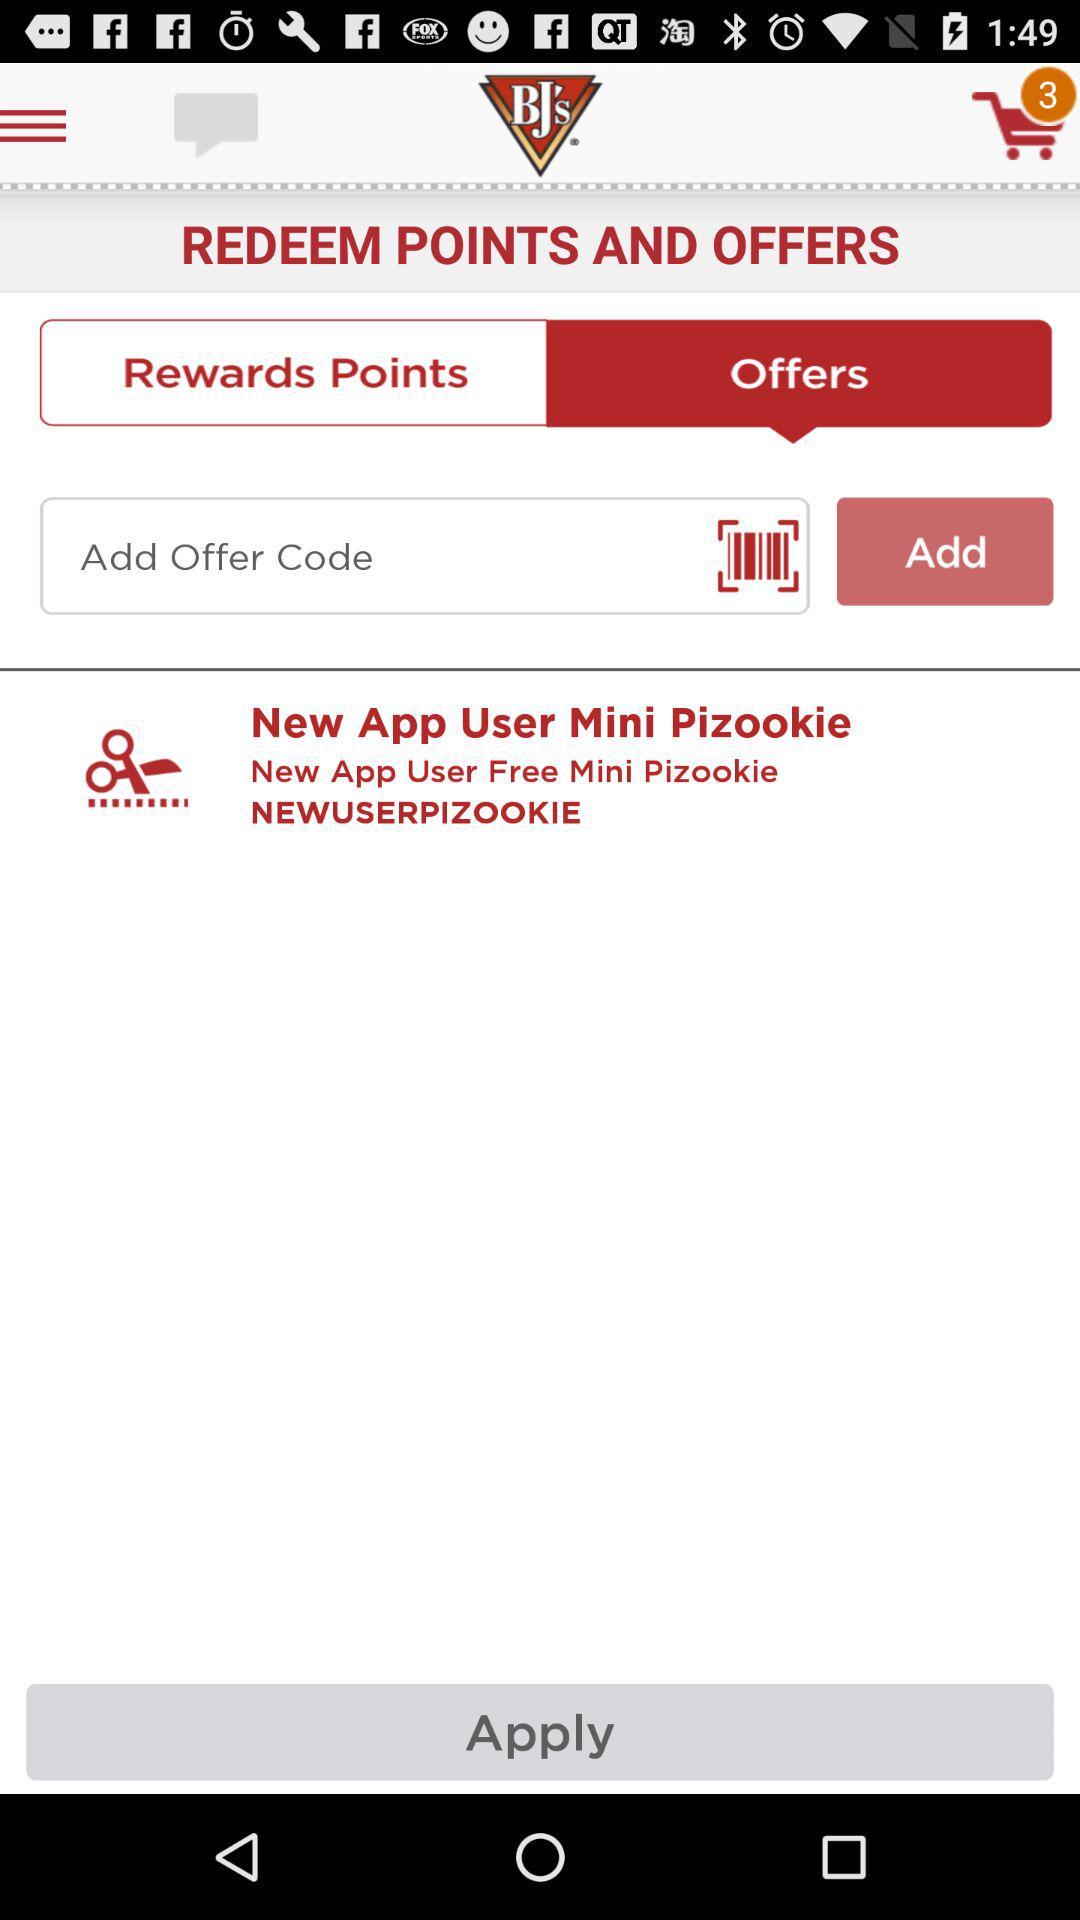 This screenshot has height=1920, width=1080. Describe the element at coordinates (799, 381) in the screenshot. I see `offers` at that location.